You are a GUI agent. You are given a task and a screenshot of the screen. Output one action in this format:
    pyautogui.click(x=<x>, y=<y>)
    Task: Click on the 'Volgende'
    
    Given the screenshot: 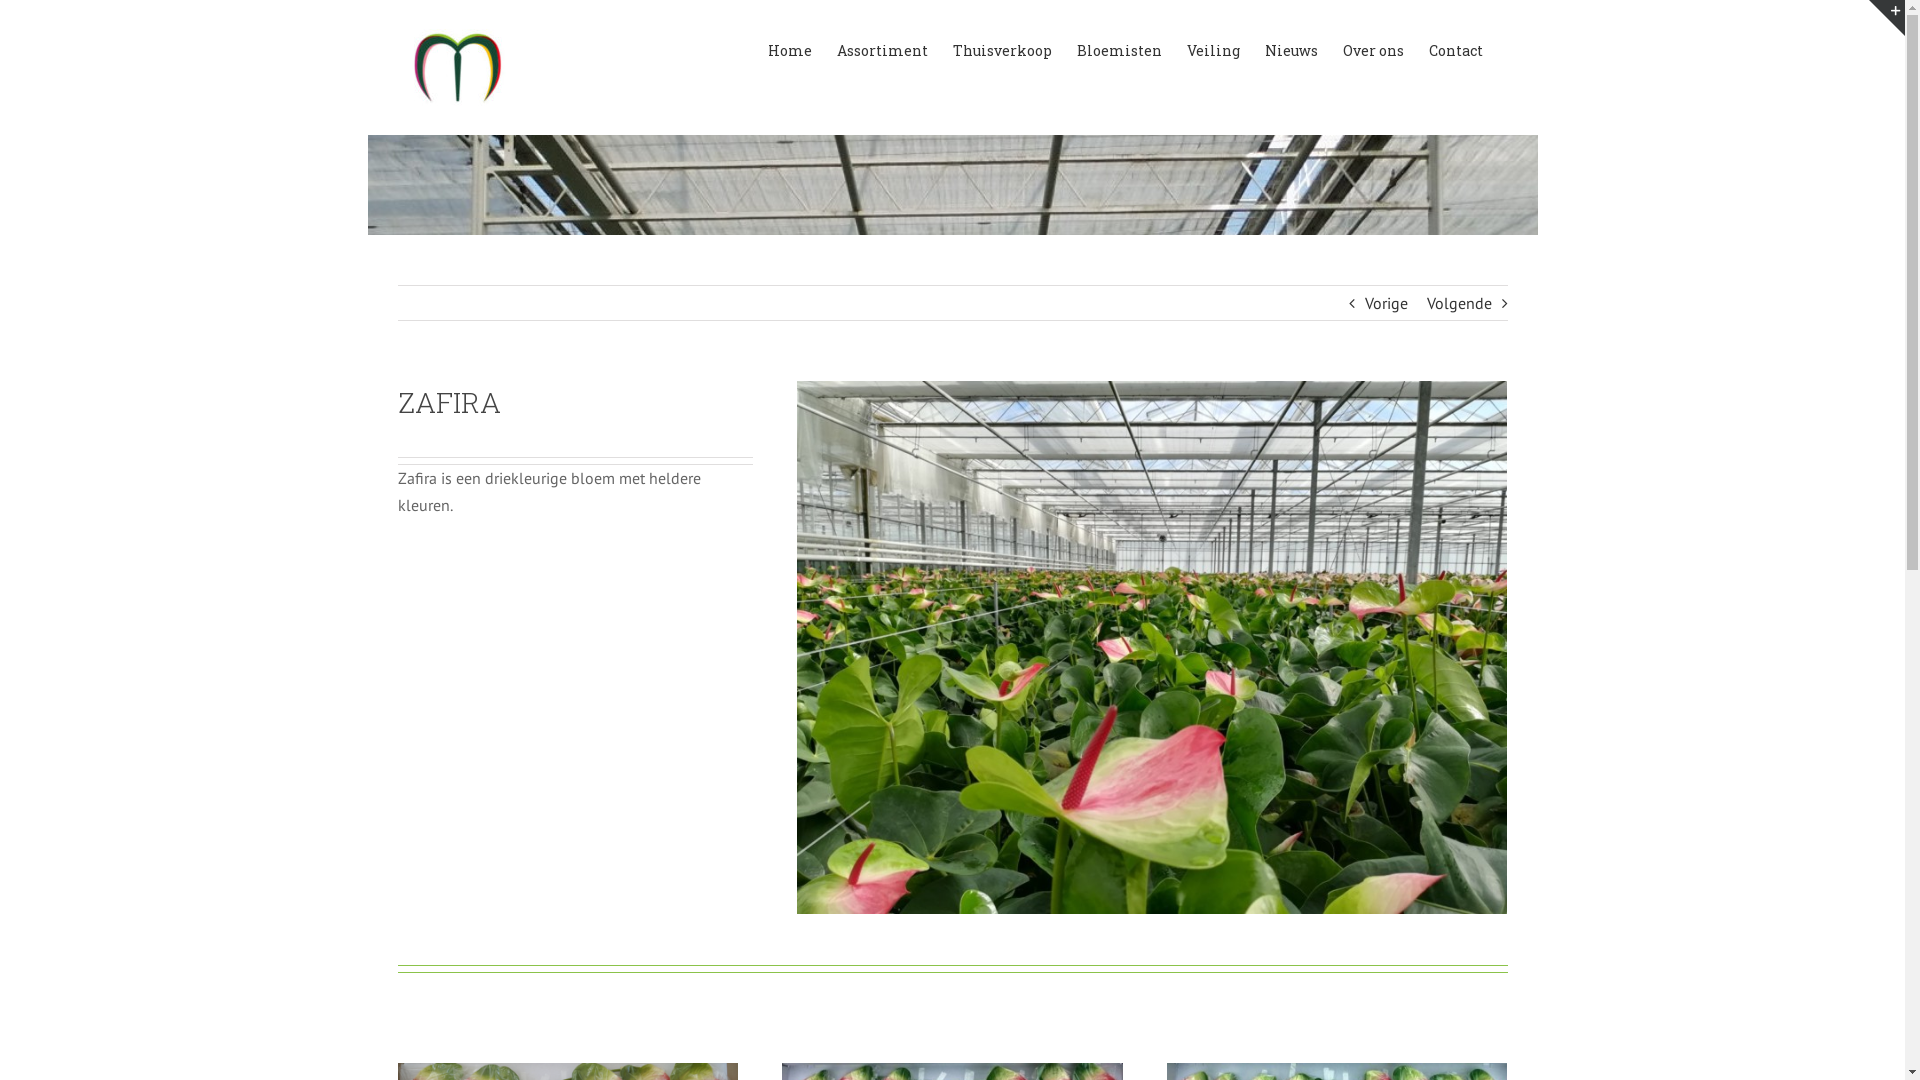 What is the action you would take?
    pyautogui.click(x=1458, y=303)
    